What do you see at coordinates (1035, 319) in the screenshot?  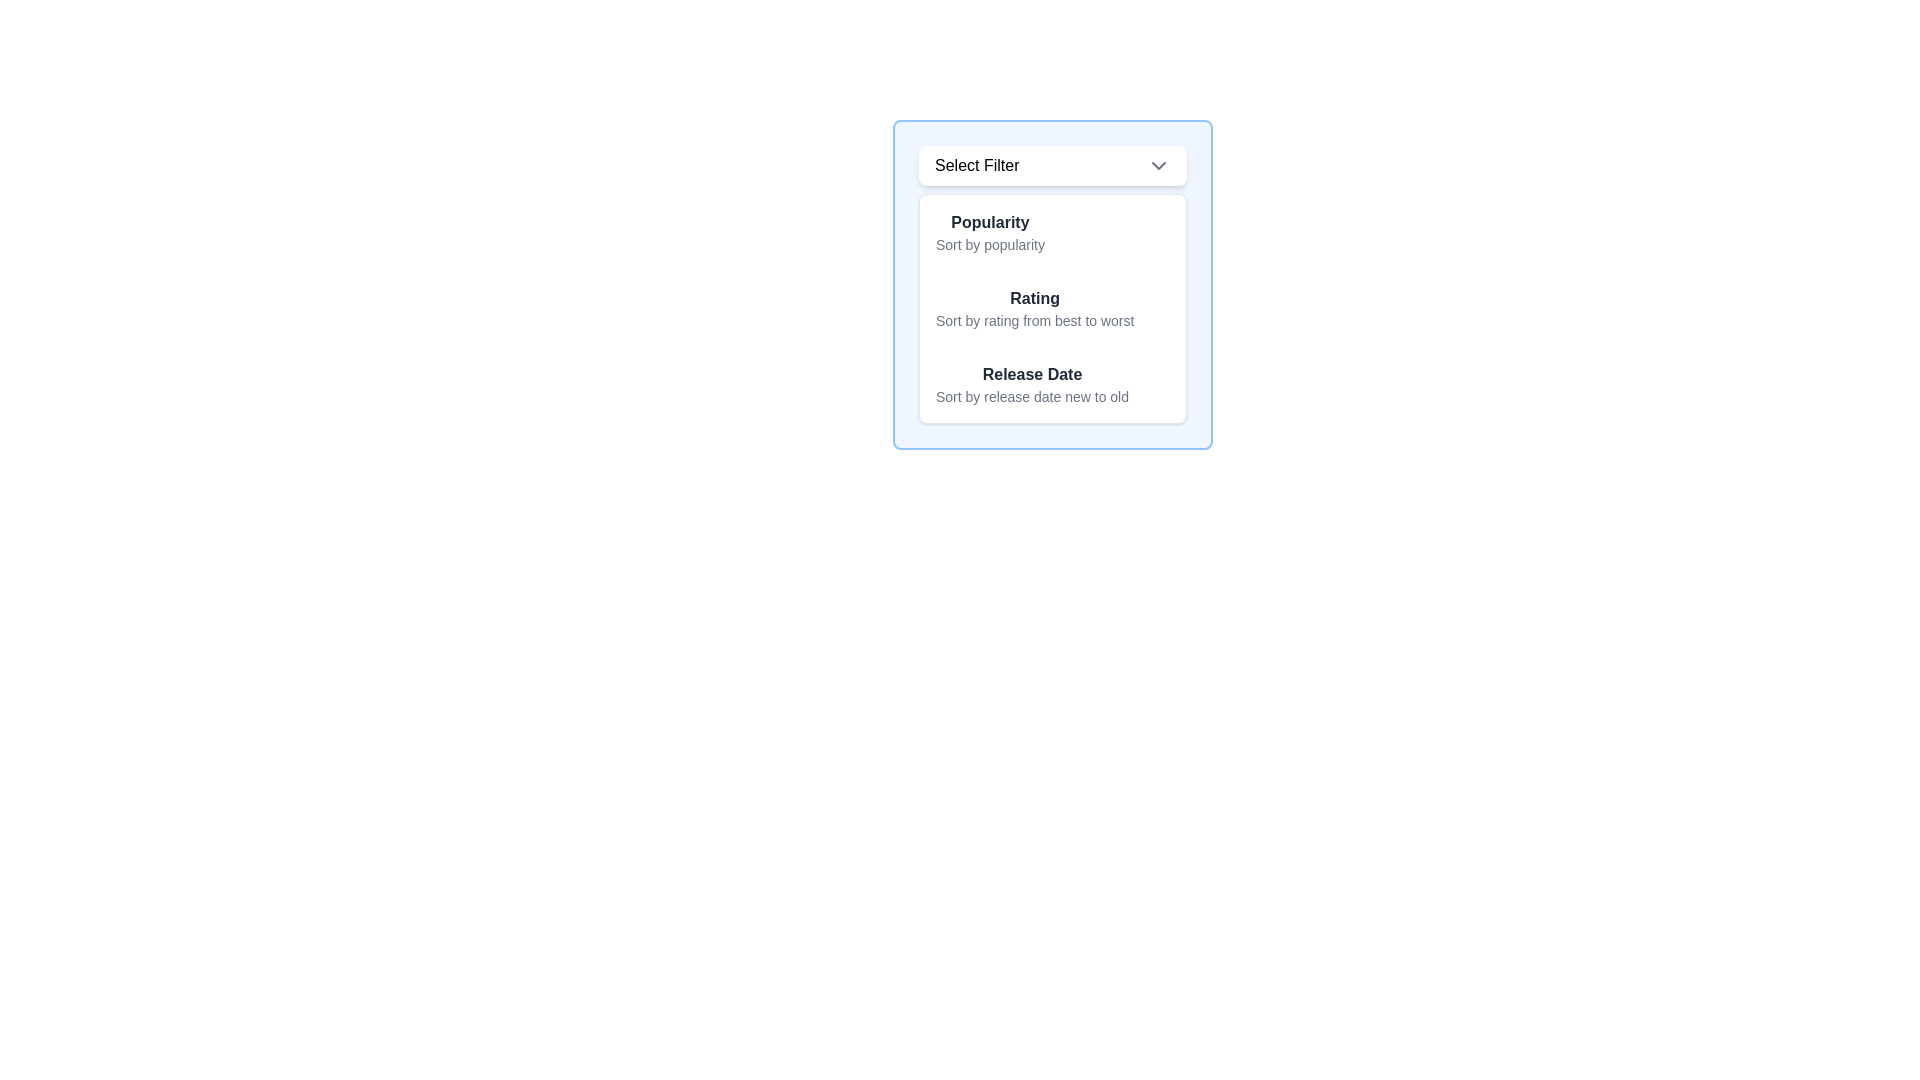 I see `the instruction text 'Sort by rating from best to worst', which is a small gray font located beneath the 'Rating' label in the dropdown selection interface` at bounding box center [1035, 319].